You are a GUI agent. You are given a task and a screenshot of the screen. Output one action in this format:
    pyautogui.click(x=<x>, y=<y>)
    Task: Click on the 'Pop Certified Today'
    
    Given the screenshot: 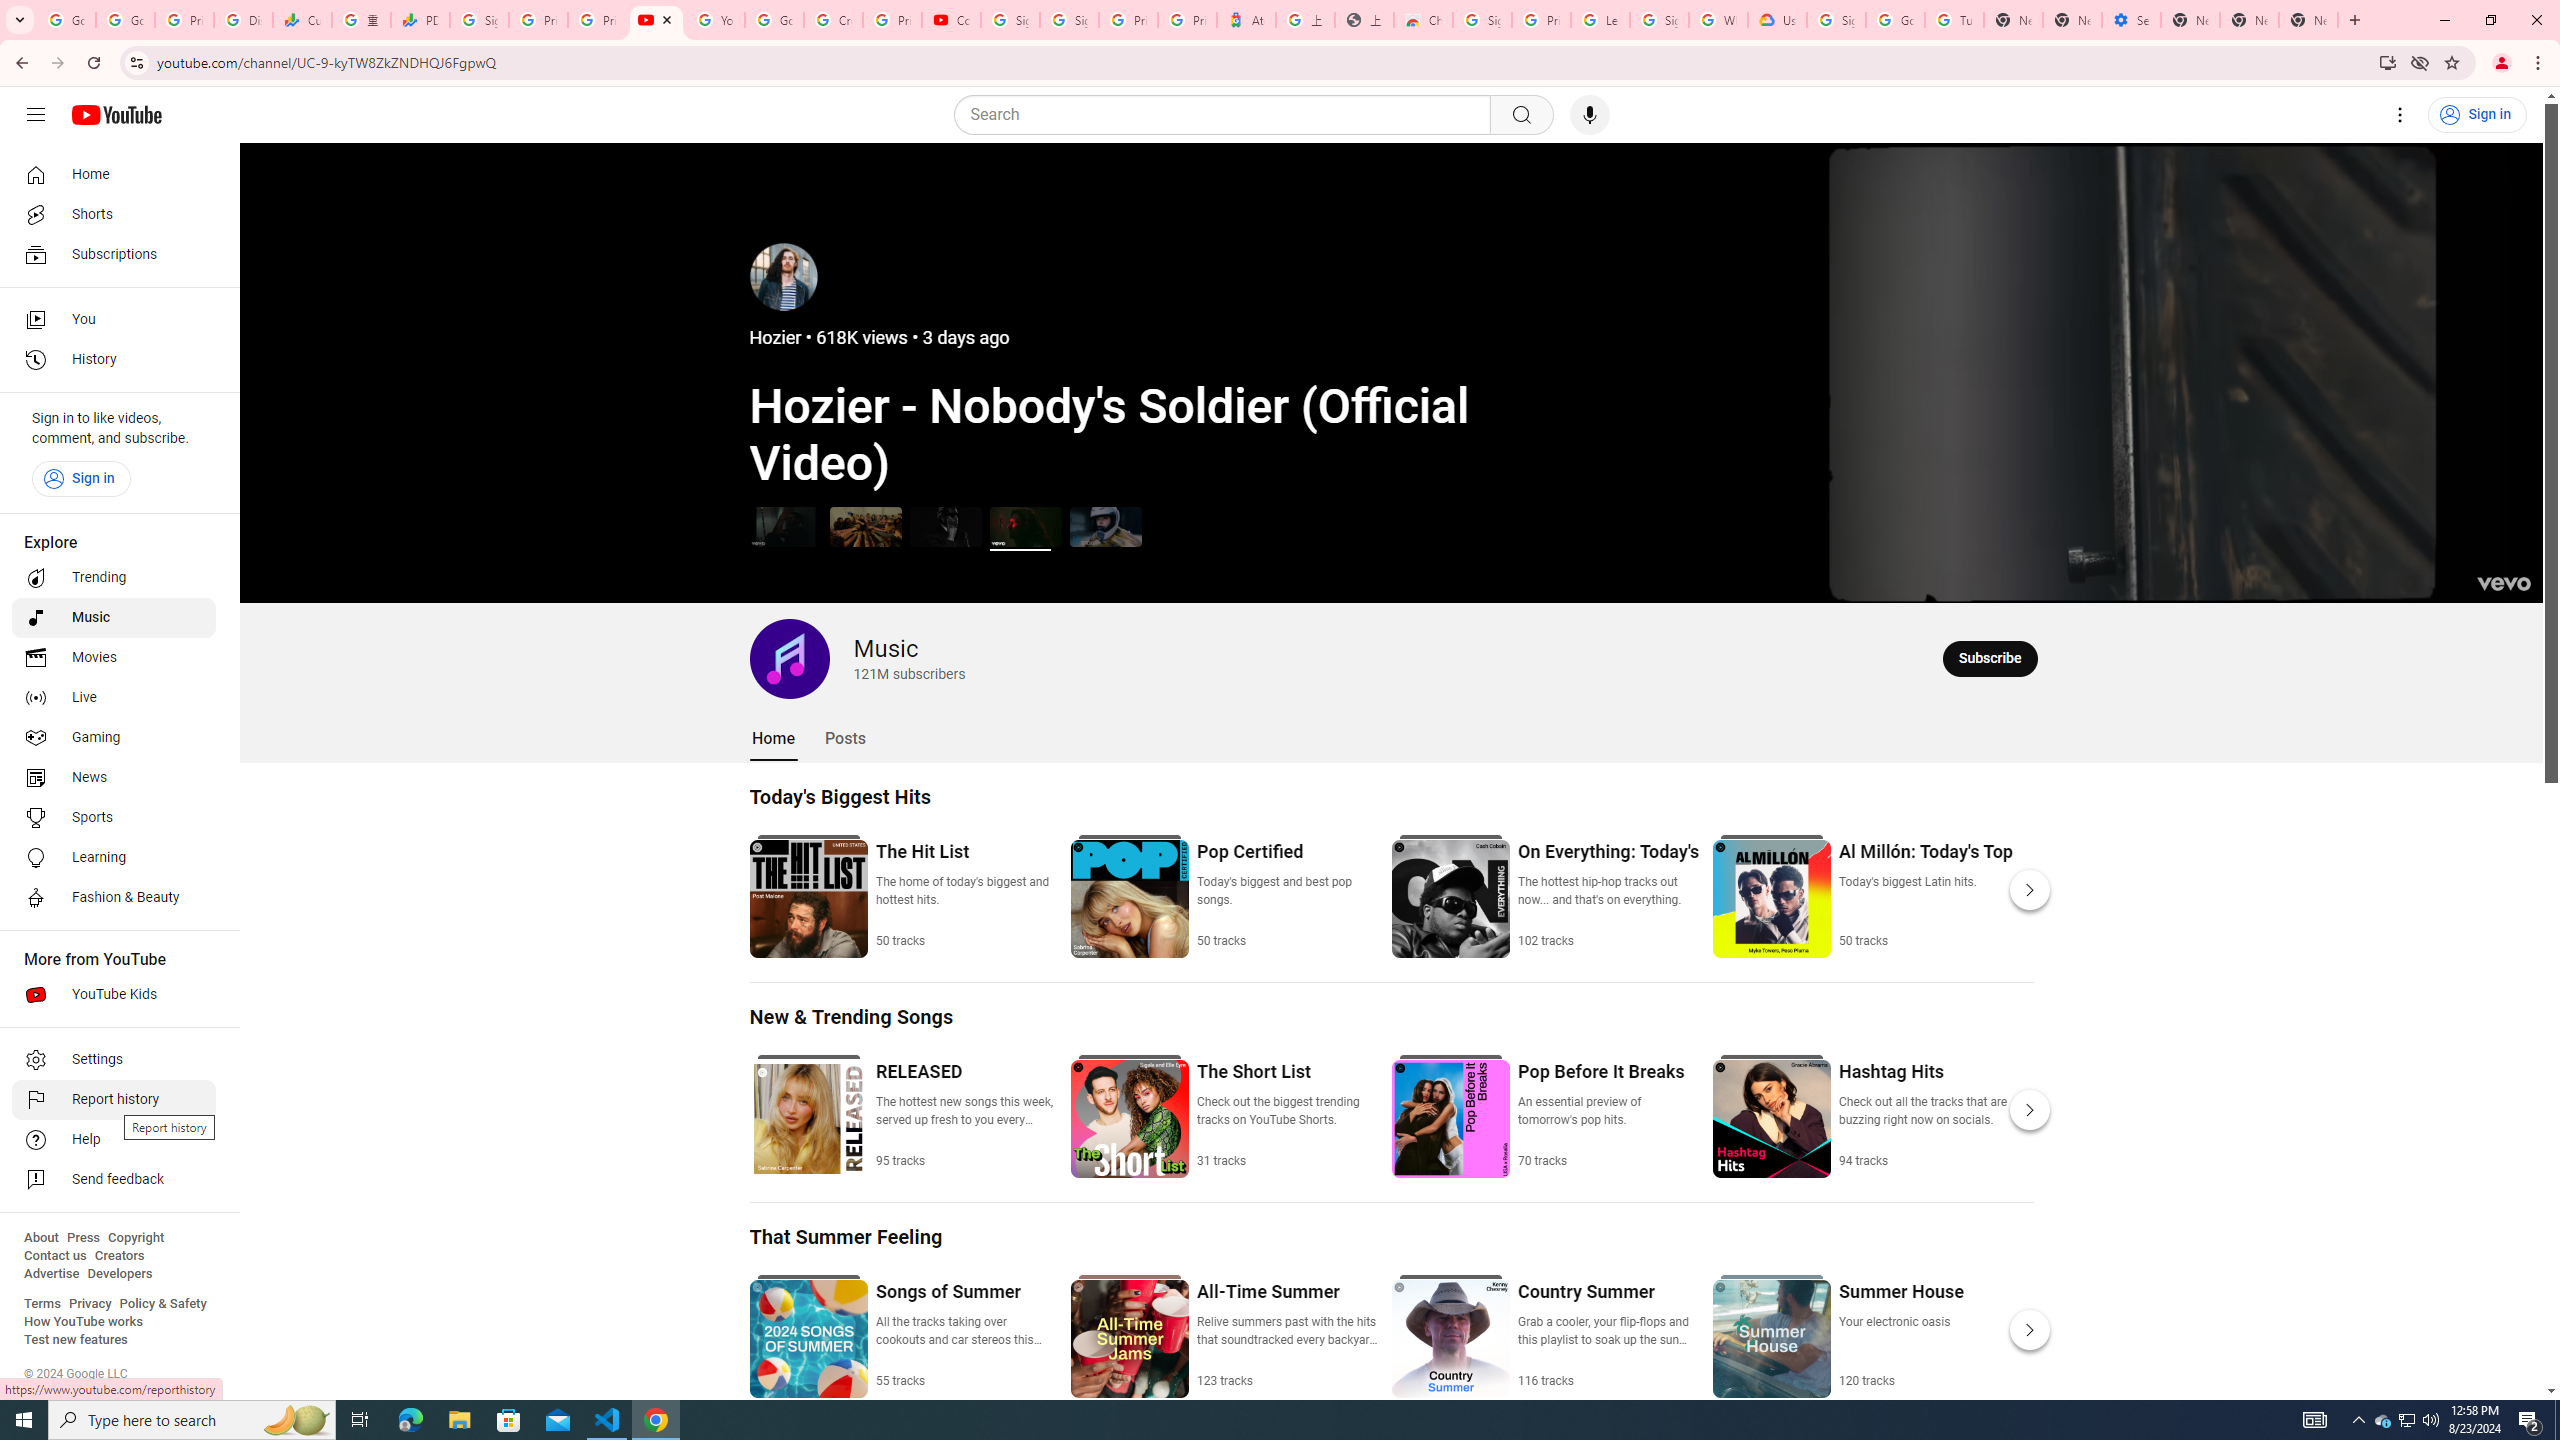 What is the action you would take?
    pyautogui.click(x=1287, y=893)
    